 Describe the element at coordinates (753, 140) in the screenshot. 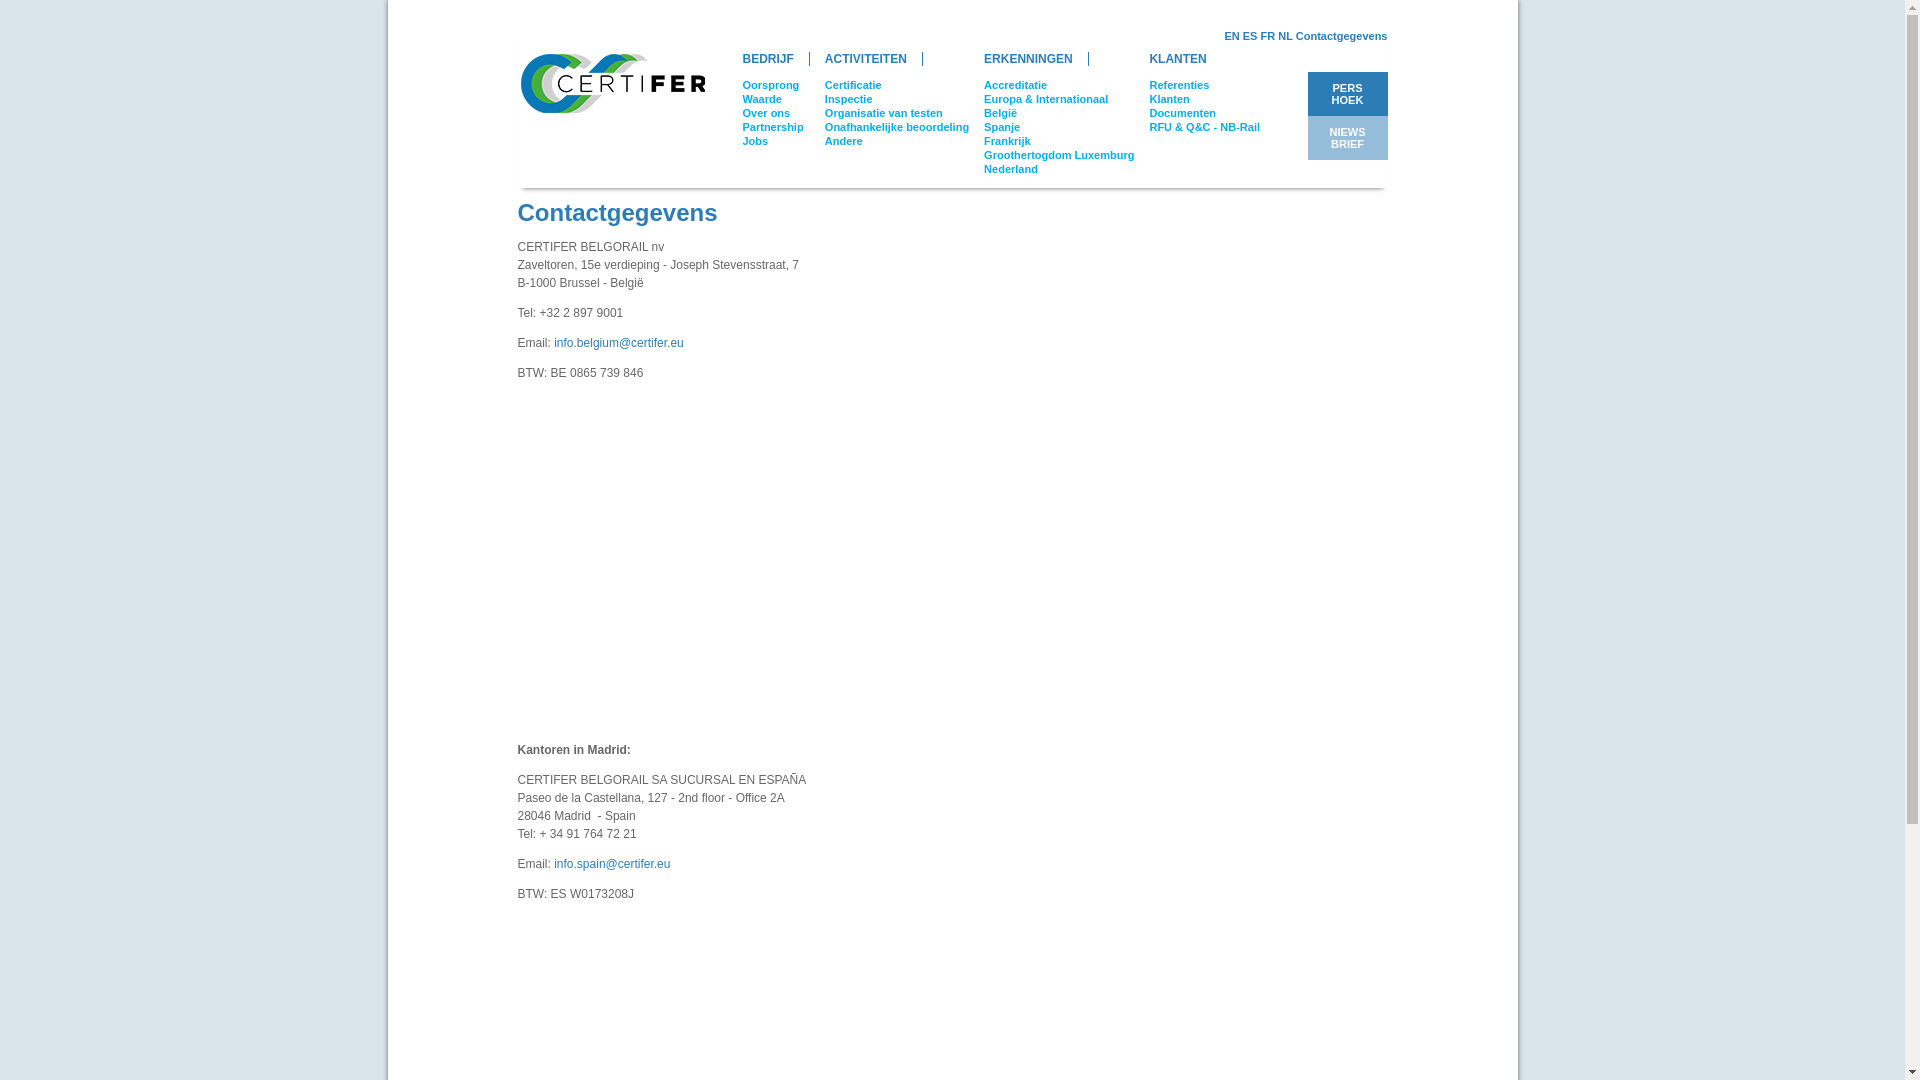

I see `'Jobs'` at that location.